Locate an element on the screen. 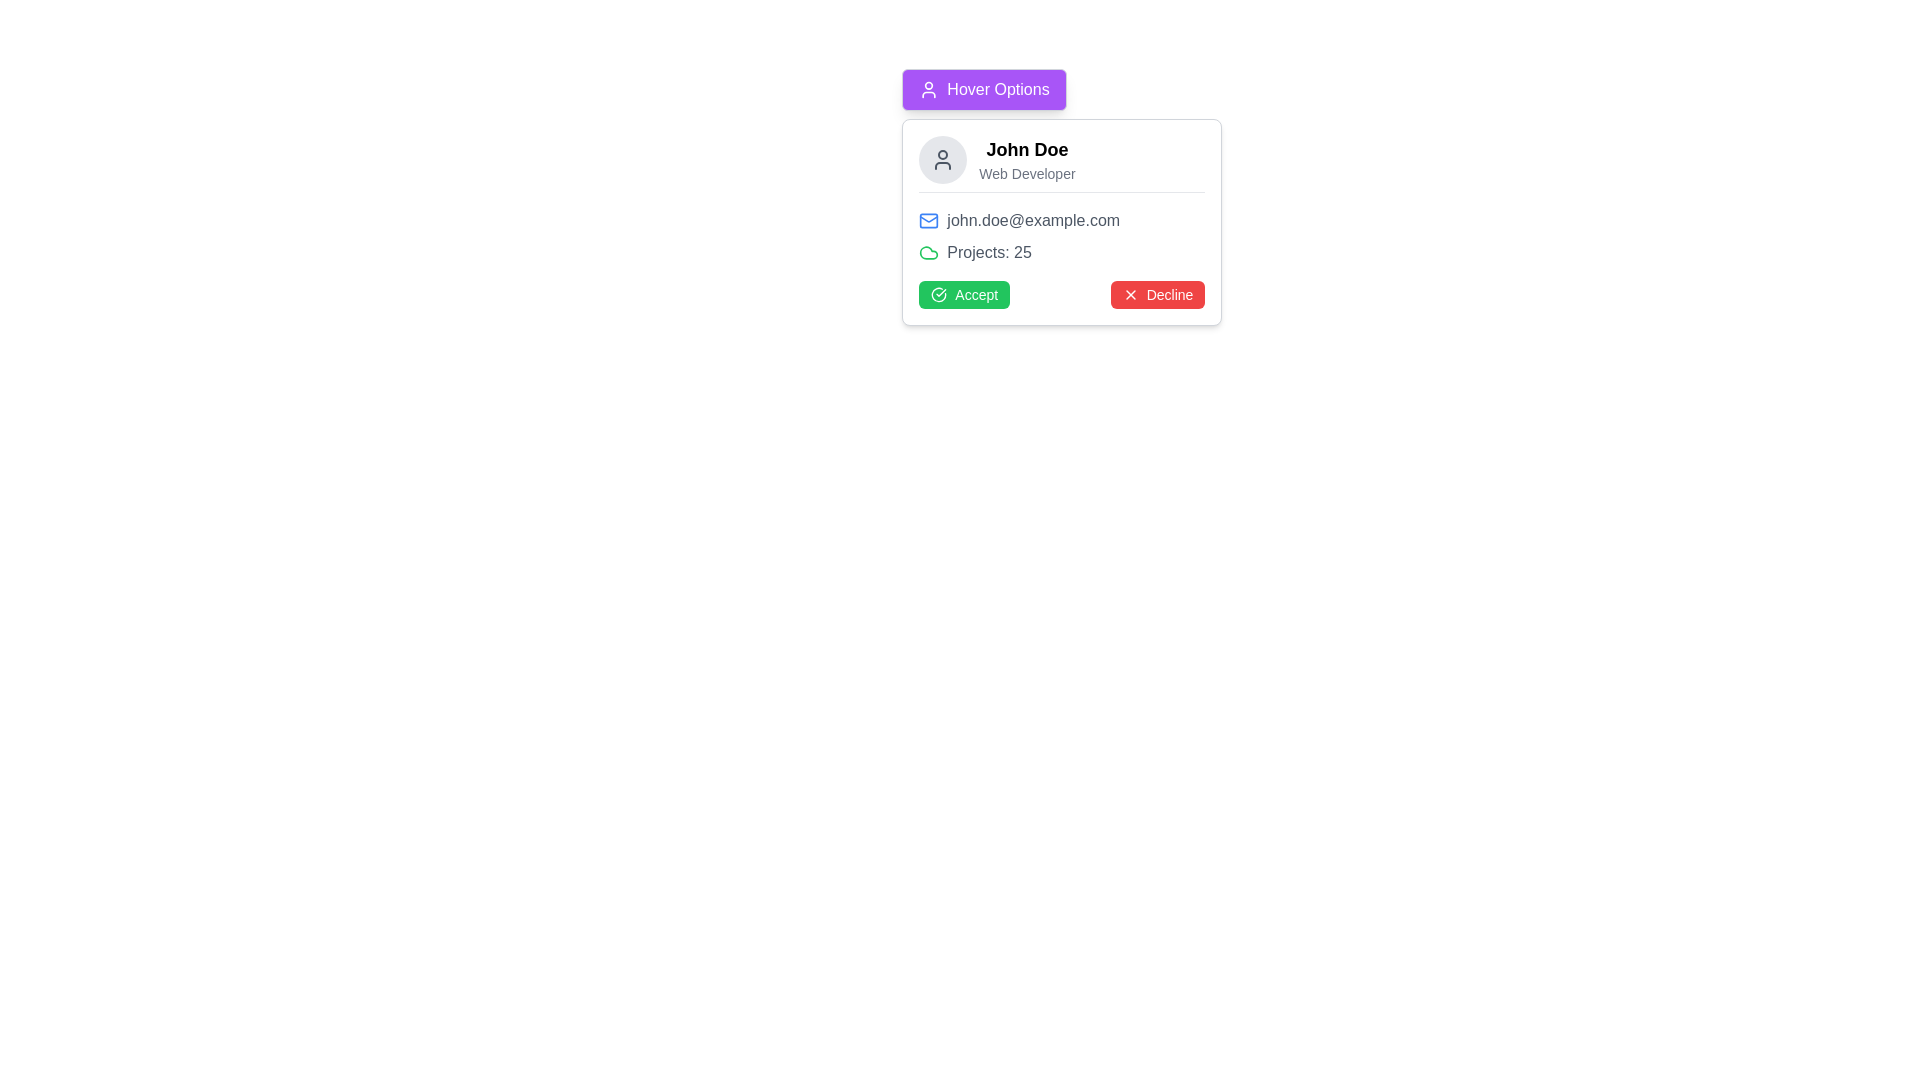 Image resolution: width=1920 pixels, height=1080 pixels. the decorative icon located at the leftmost side of the 'Hover Options' button, which enhances the button's visual appeal and indicates user-related options is located at coordinates (928, 88).